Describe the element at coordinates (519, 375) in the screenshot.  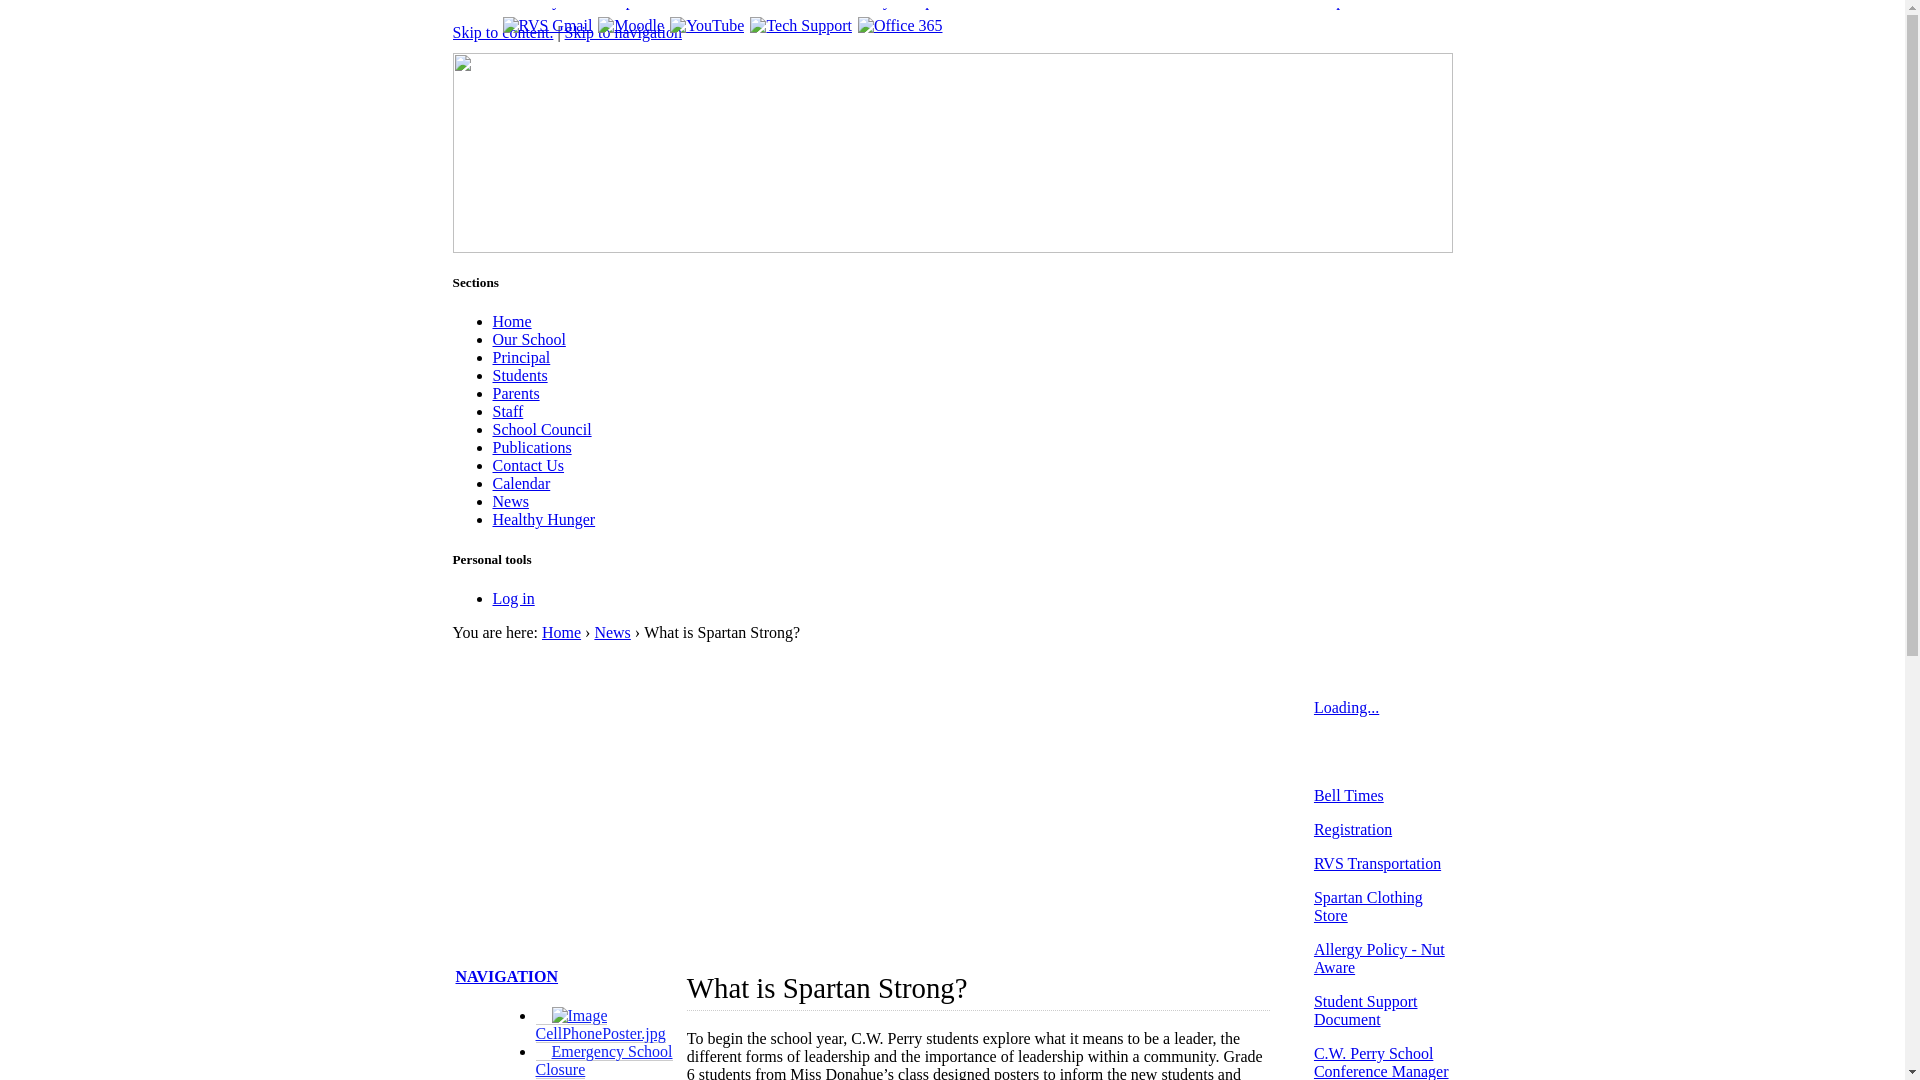
I see `'Students'` at that location.